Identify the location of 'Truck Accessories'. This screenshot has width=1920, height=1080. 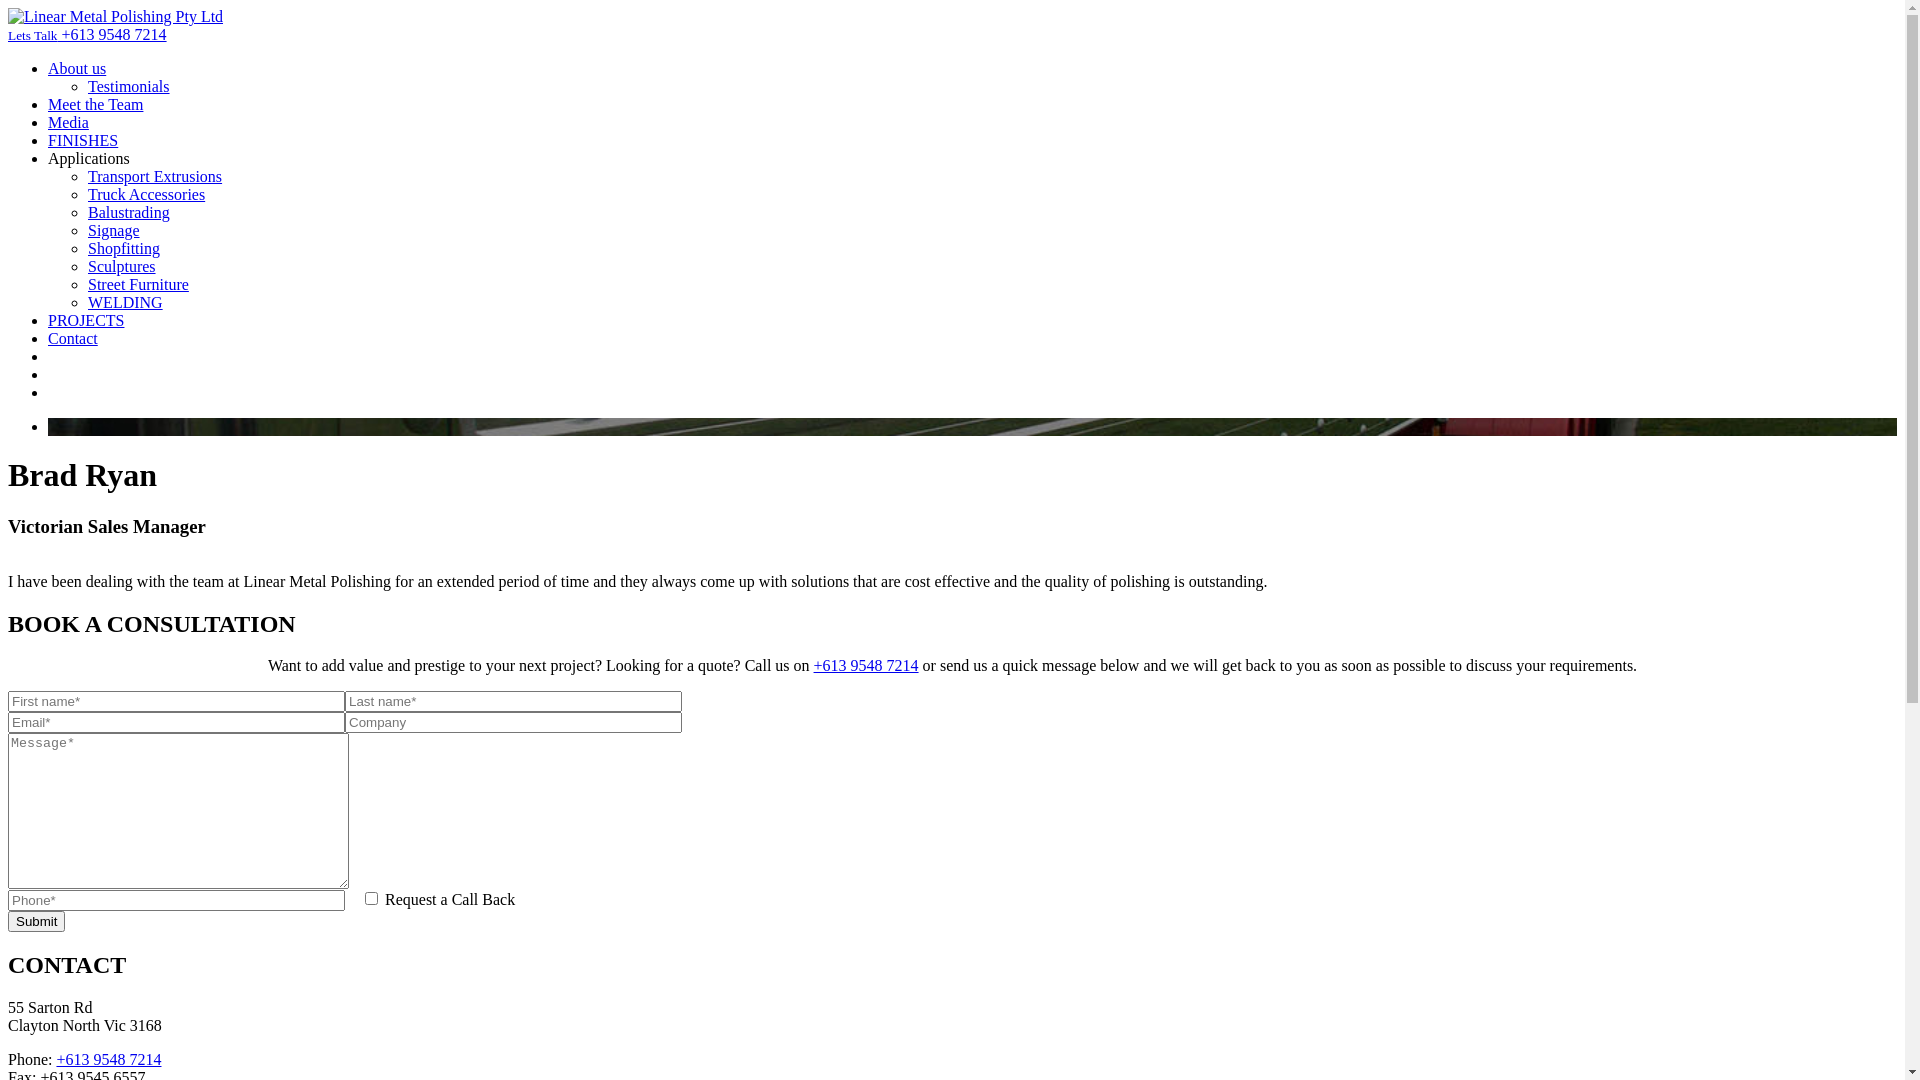
(145, 194).